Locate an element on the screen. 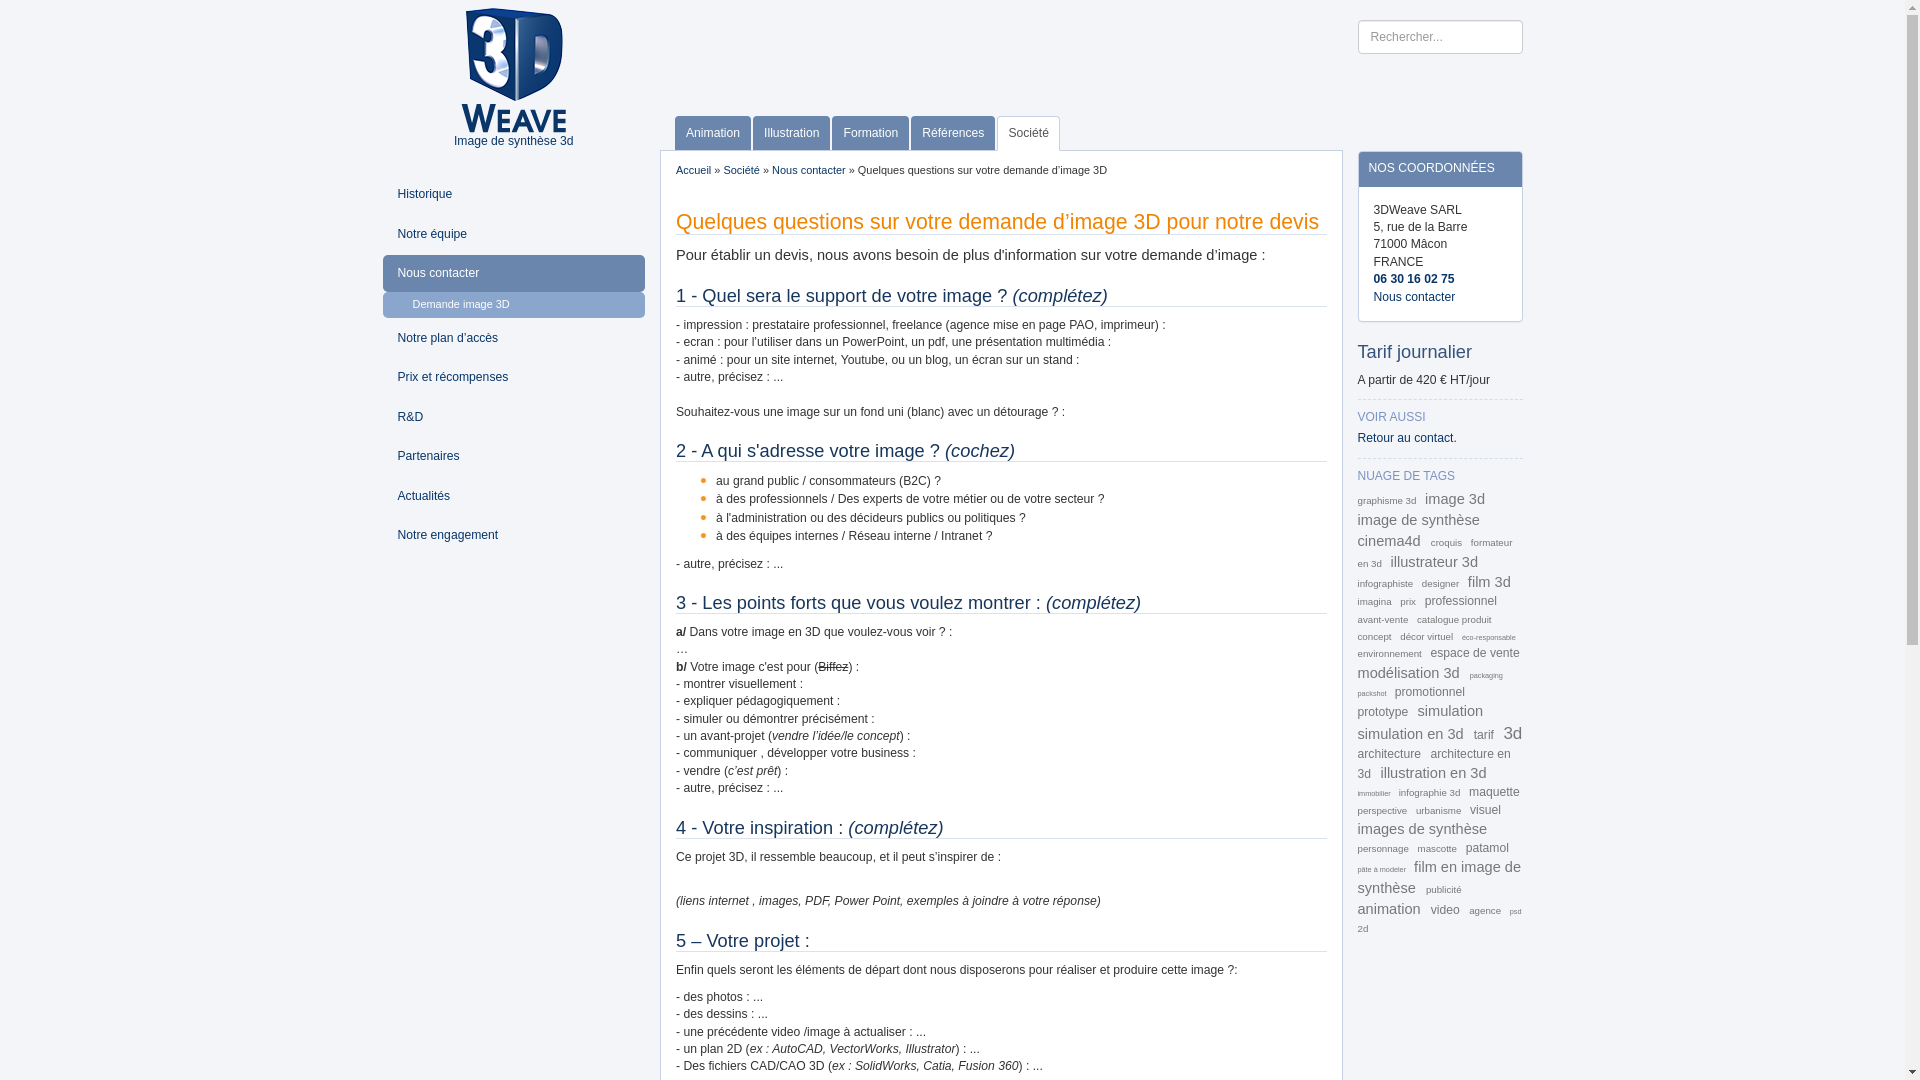 The height and width of the screenshot is (1080, 1920). 'designer' is located at coordinates (1441, 583).